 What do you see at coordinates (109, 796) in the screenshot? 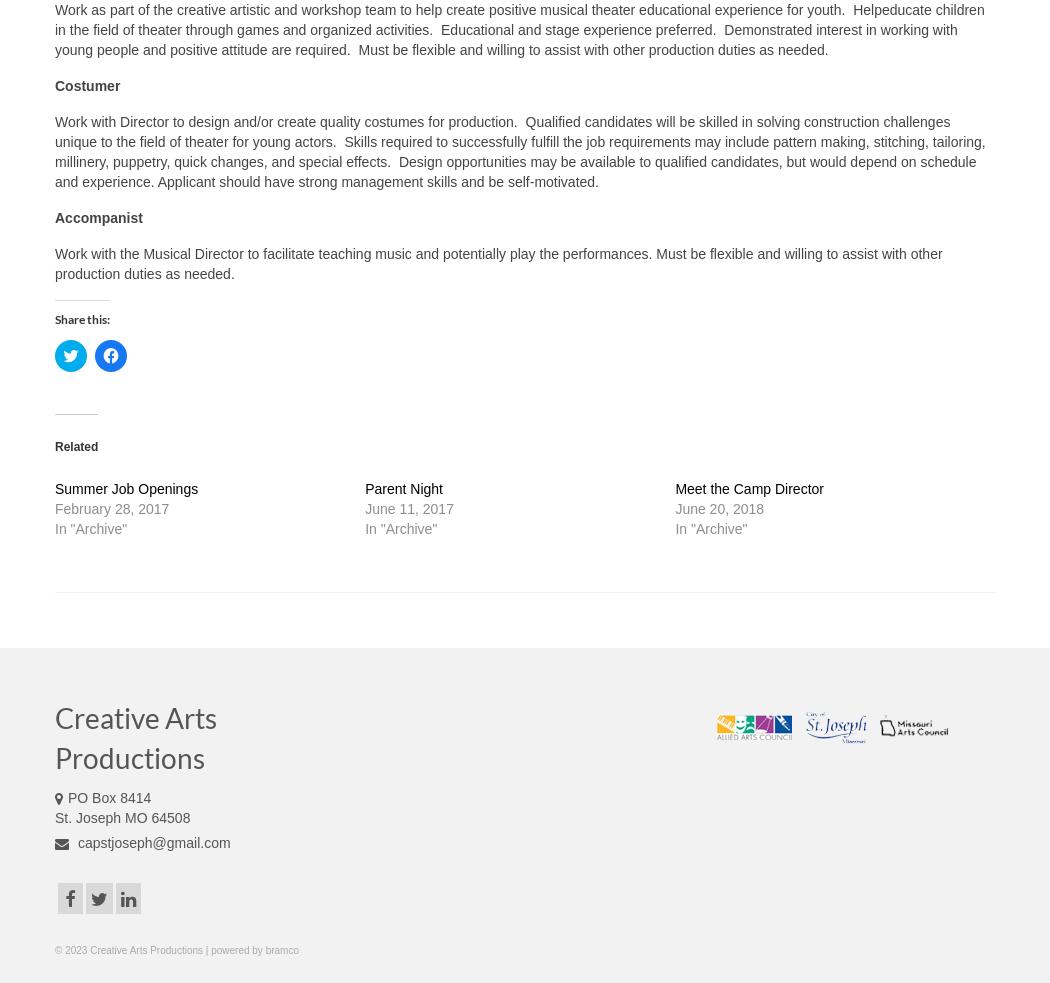
I see `'PO Box 8414'` at bounding box center [109, 796].